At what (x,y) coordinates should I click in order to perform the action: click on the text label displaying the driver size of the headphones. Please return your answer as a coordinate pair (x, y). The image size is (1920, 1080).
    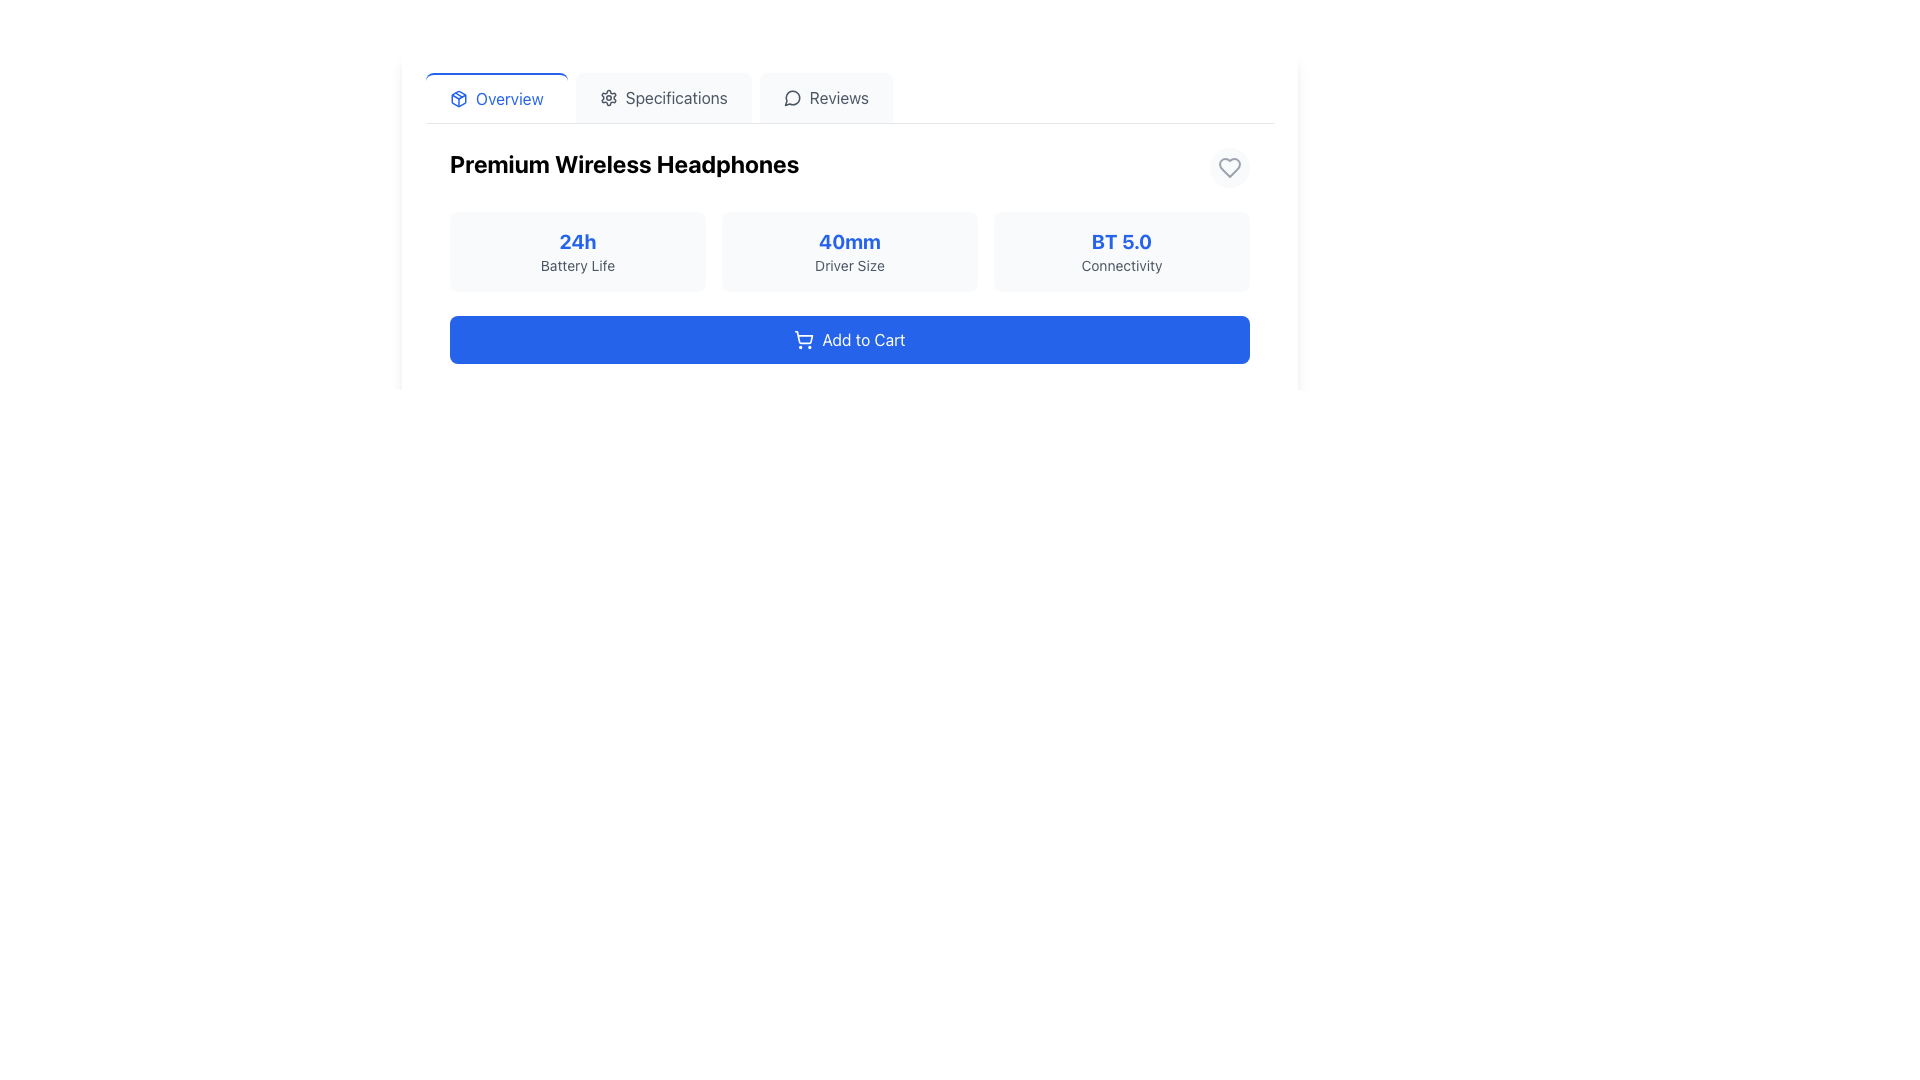
    Looking at the image, I should click on (849, 241).